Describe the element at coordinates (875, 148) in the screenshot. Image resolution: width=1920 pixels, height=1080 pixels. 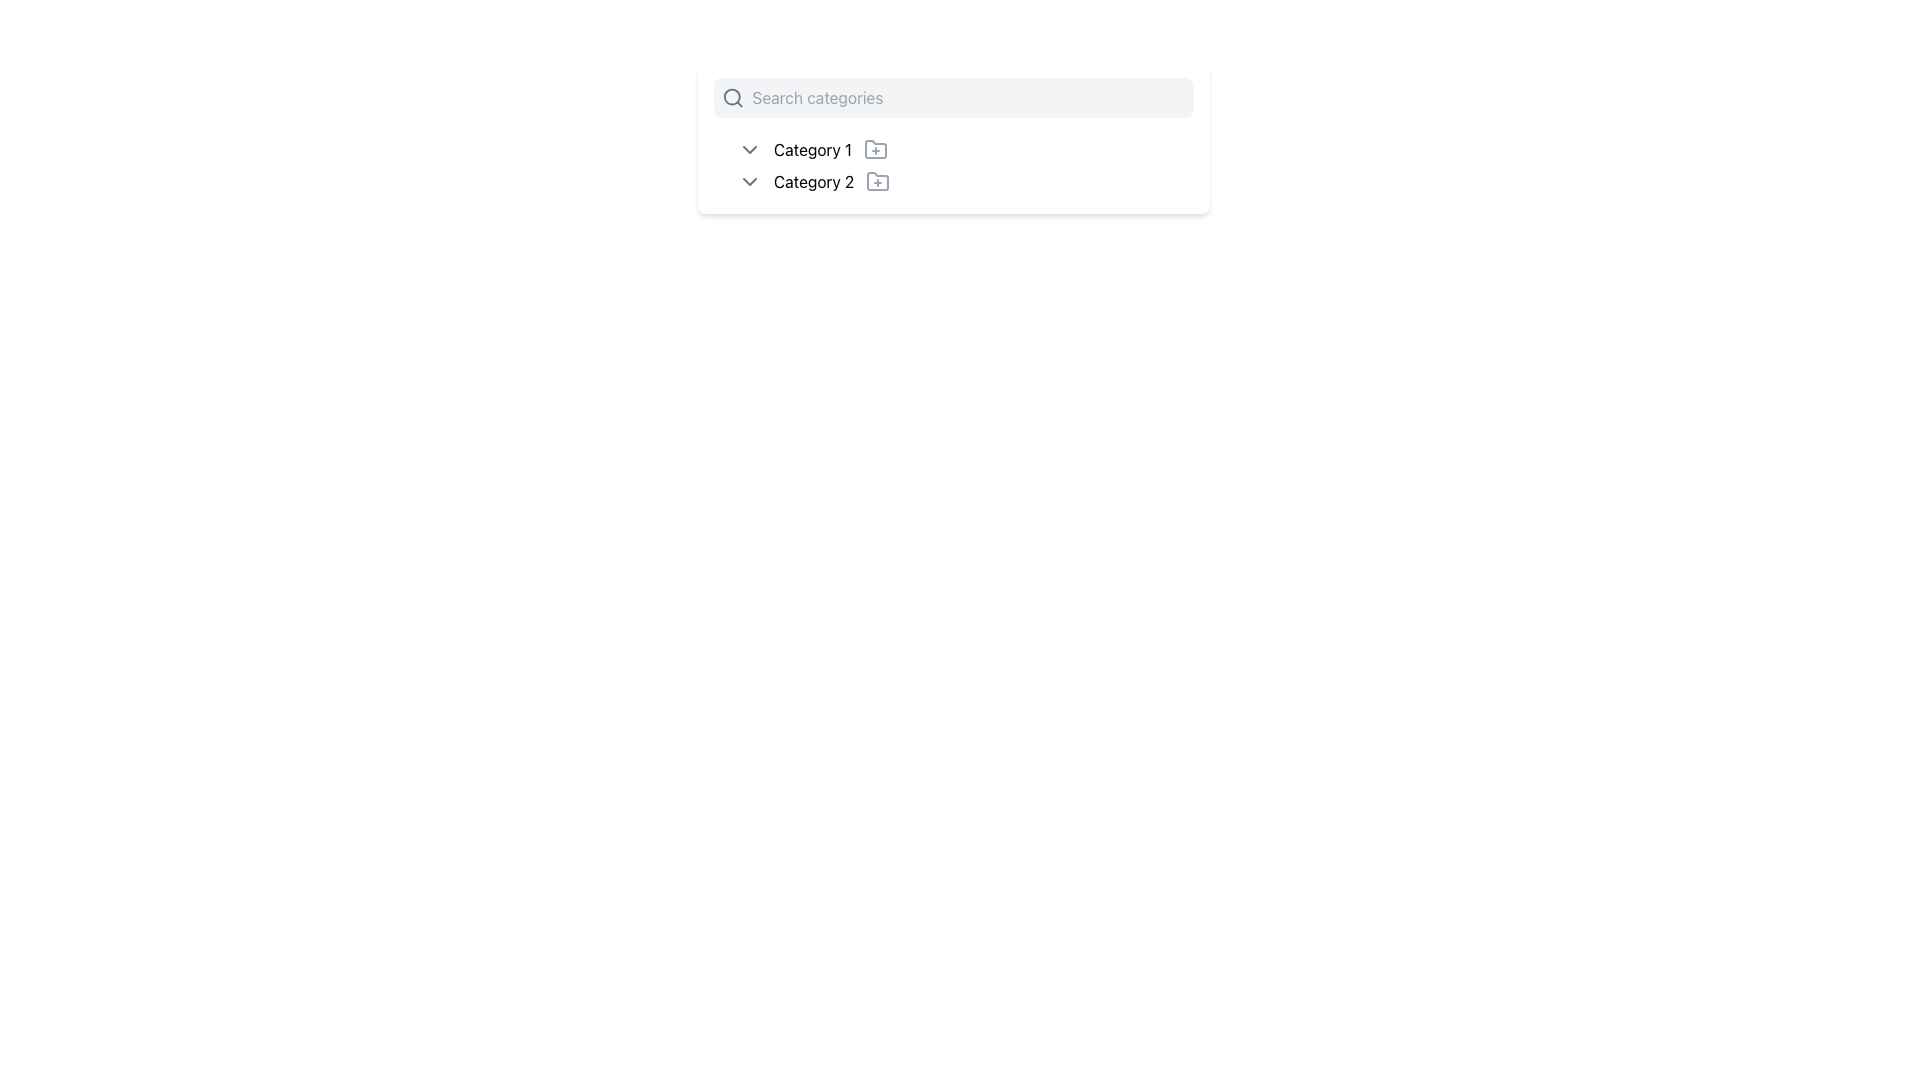
I see `the folder icon with rounded edges located next to the 'Category 1' label in the vertical list` at that location.